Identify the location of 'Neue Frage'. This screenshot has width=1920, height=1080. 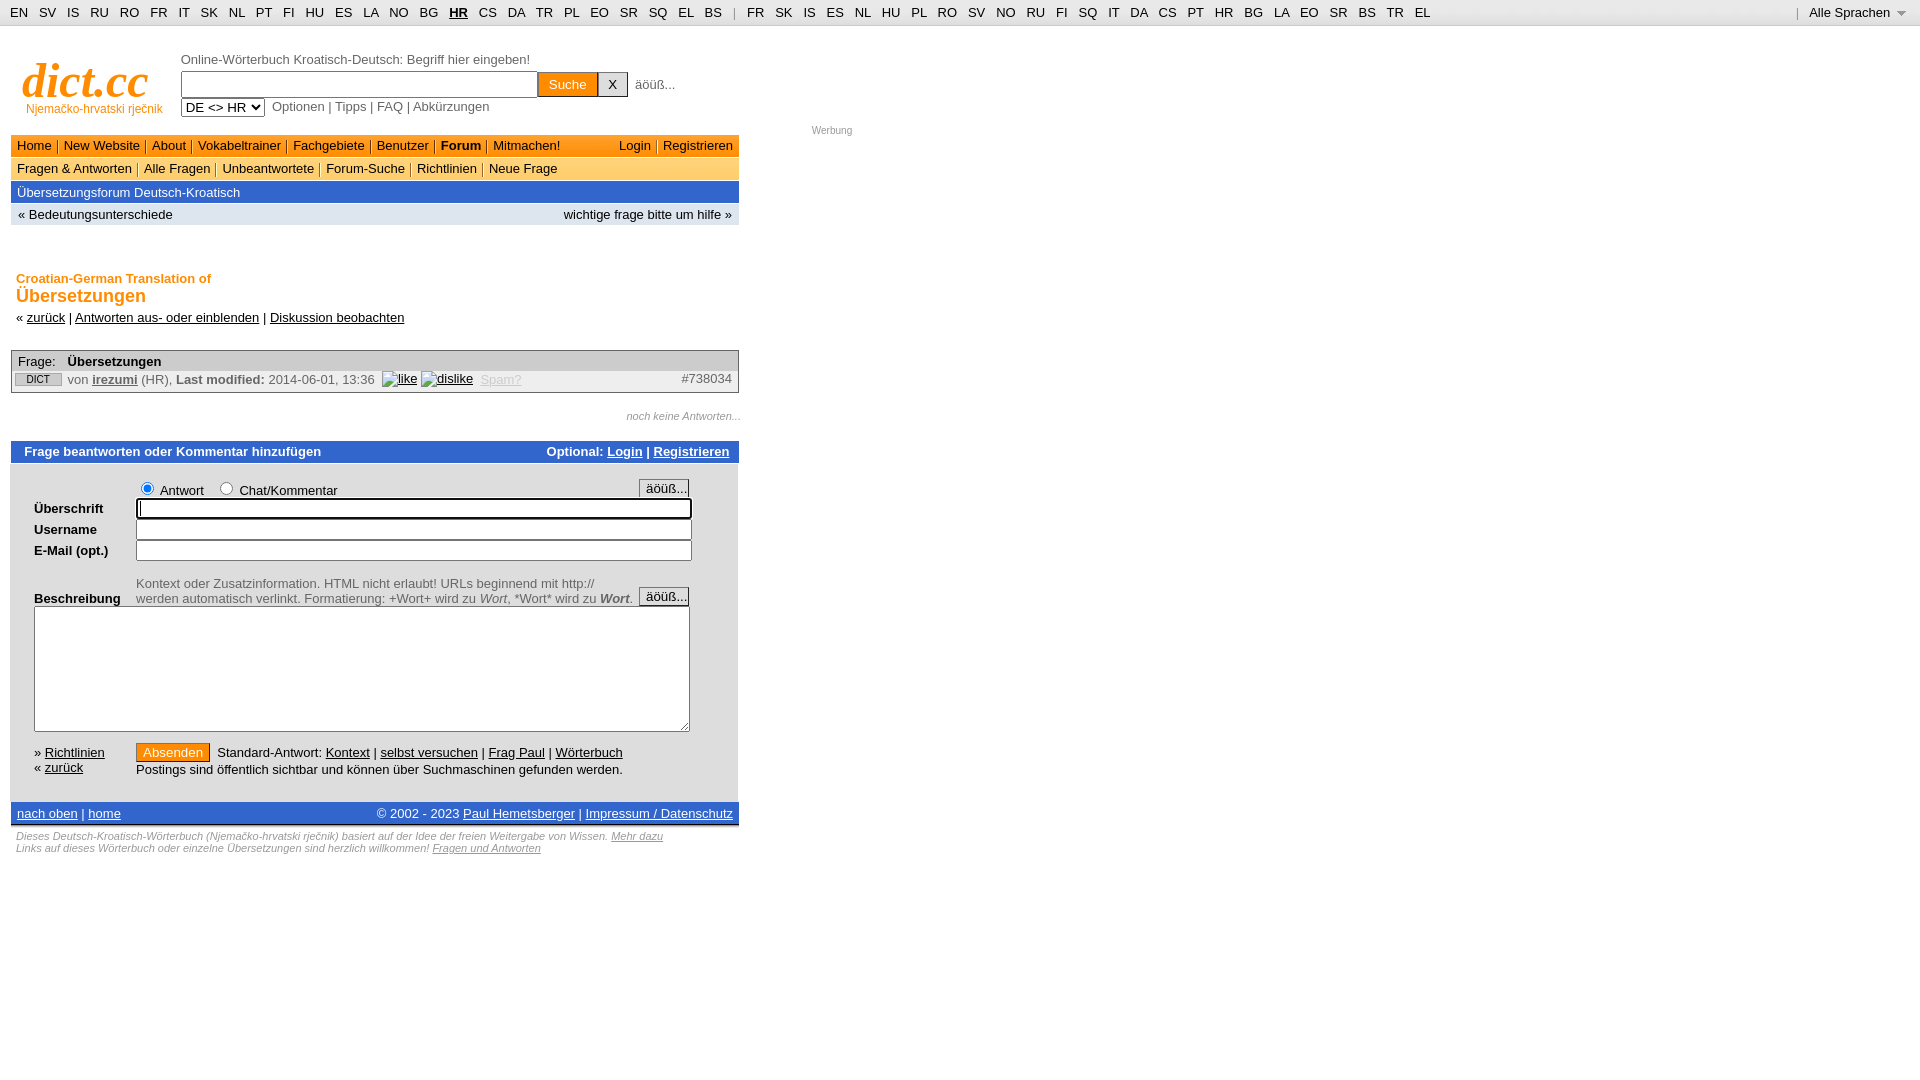
(523, 167).